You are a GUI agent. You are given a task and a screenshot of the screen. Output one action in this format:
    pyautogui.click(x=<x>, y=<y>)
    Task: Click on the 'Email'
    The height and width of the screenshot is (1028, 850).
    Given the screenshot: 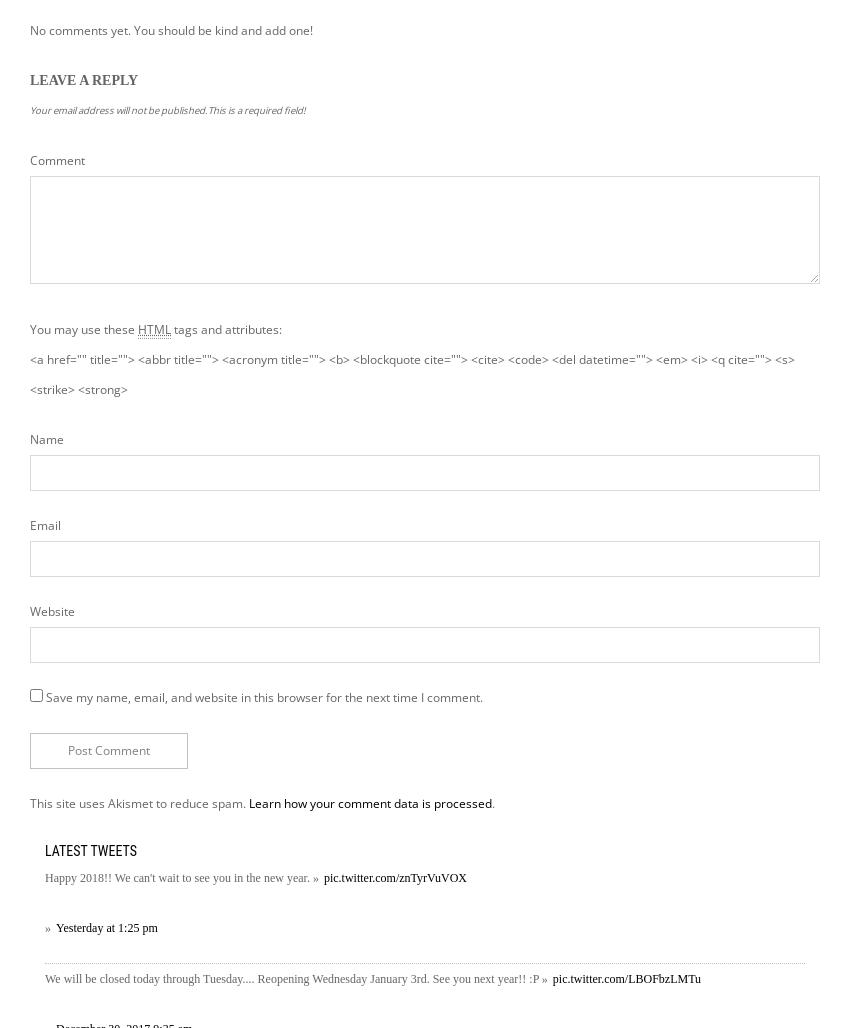 What is the action you would take?
    pyautogui.click(x=45, y=524)
    